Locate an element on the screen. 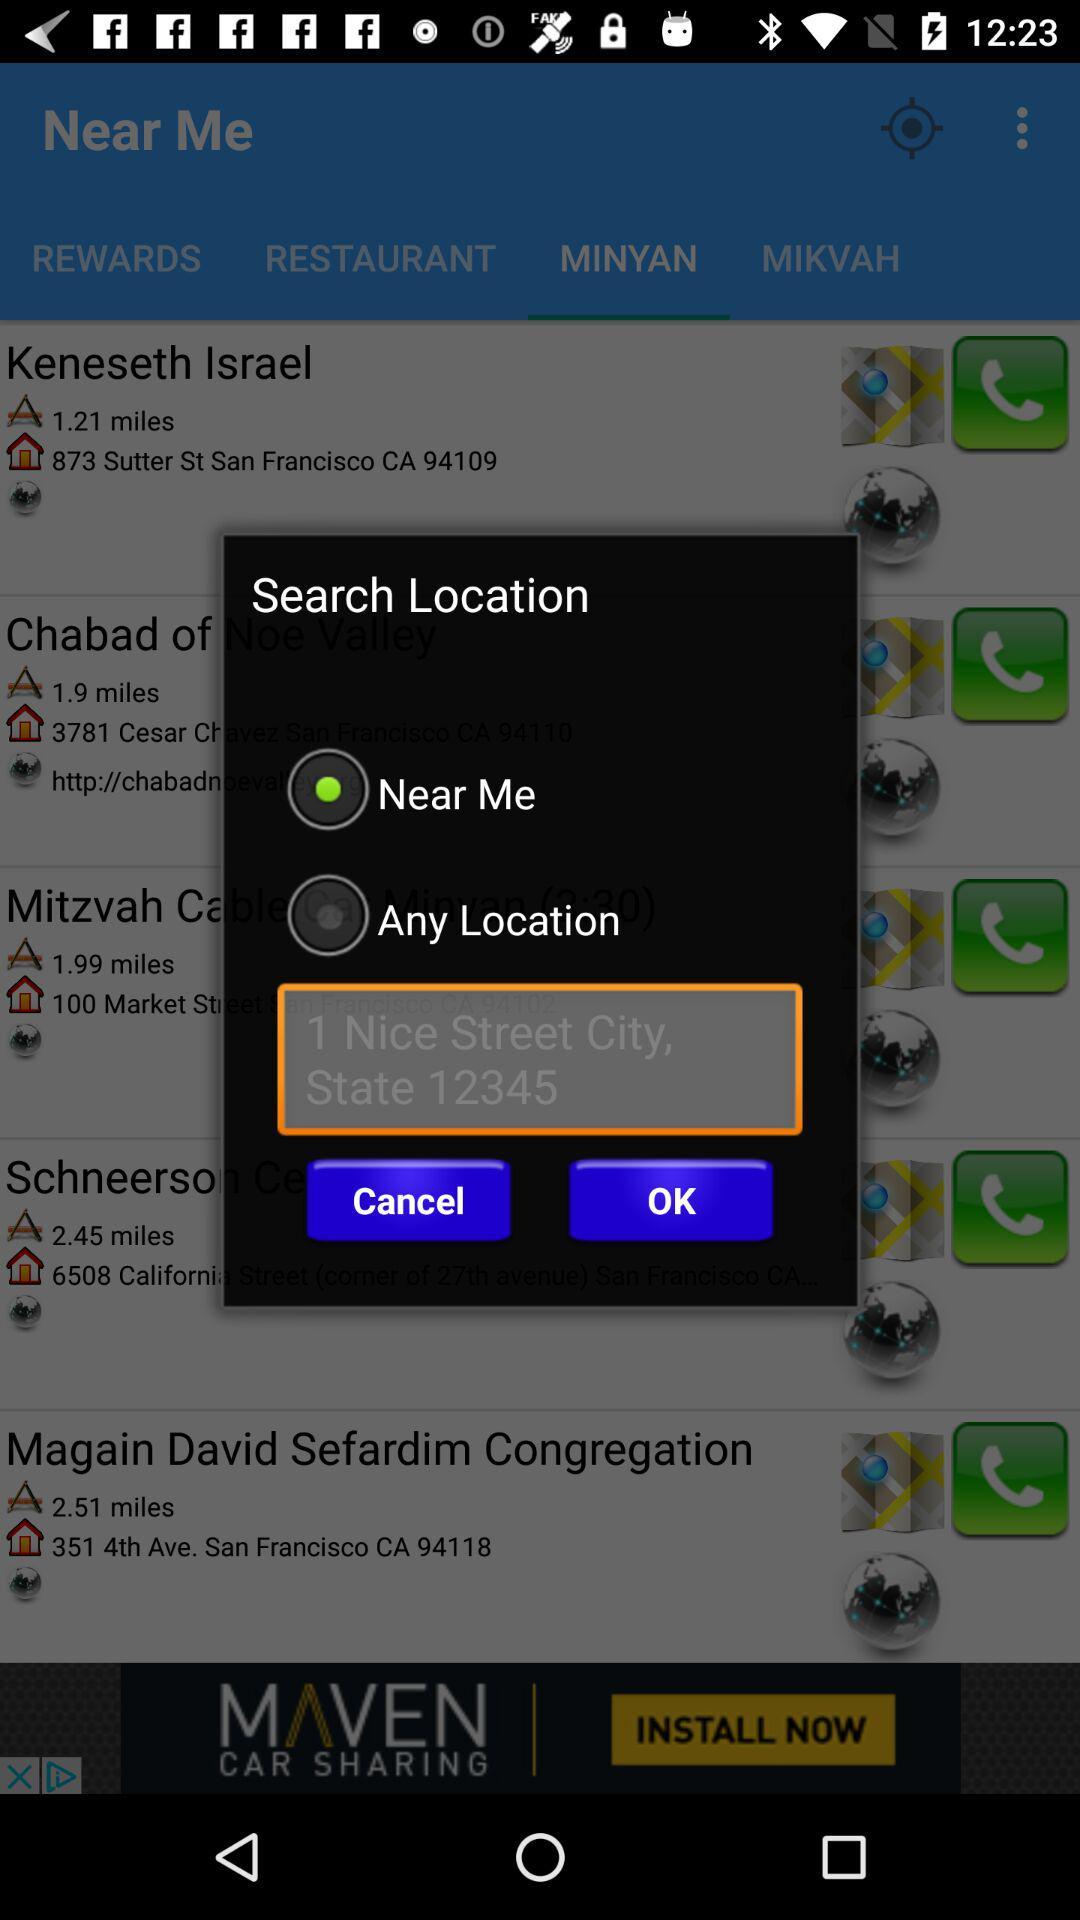 This screenshot has width=1080, height=1920. address is located at coordinates (540, 1063).